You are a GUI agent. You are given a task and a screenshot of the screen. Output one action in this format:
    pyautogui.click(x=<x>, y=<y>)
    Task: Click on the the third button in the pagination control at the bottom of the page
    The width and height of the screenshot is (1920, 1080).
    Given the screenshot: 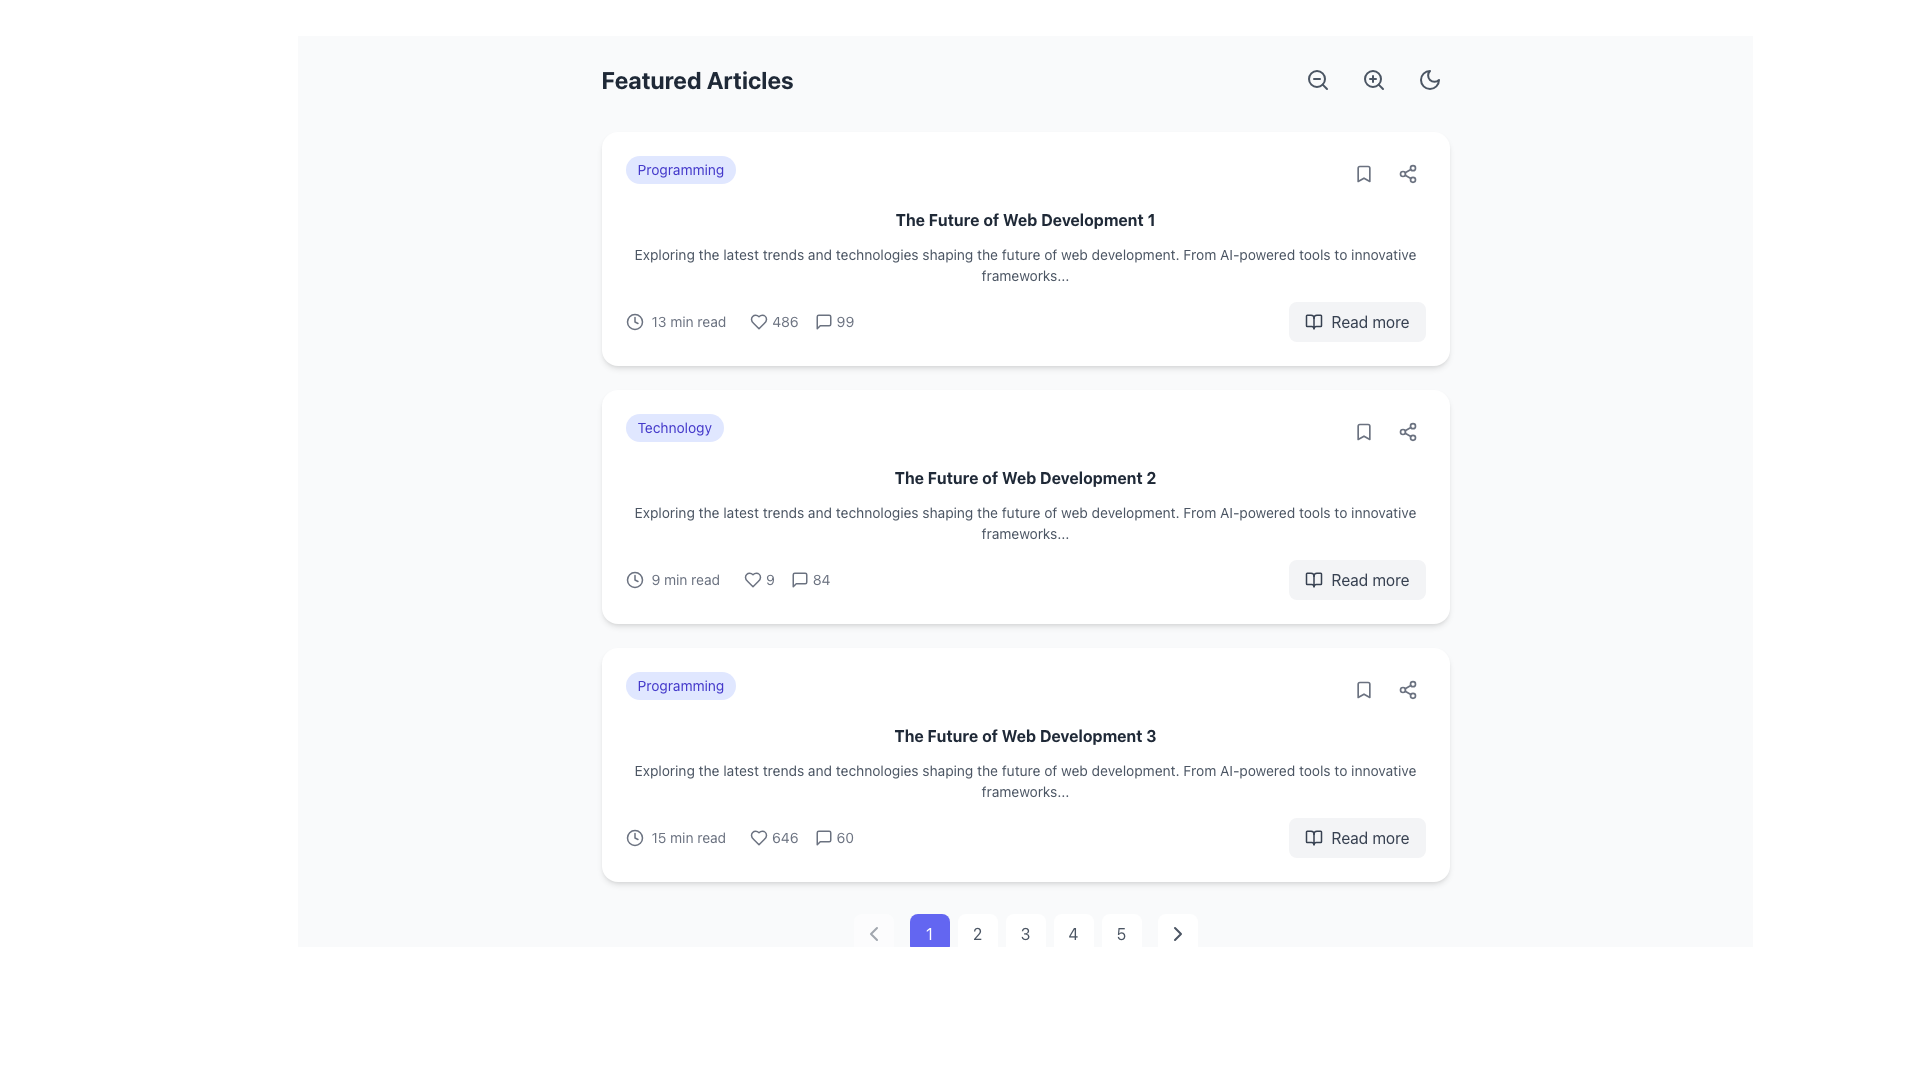 What is the action you would take?
    pyautogui.click(x=1025, y=933)
    